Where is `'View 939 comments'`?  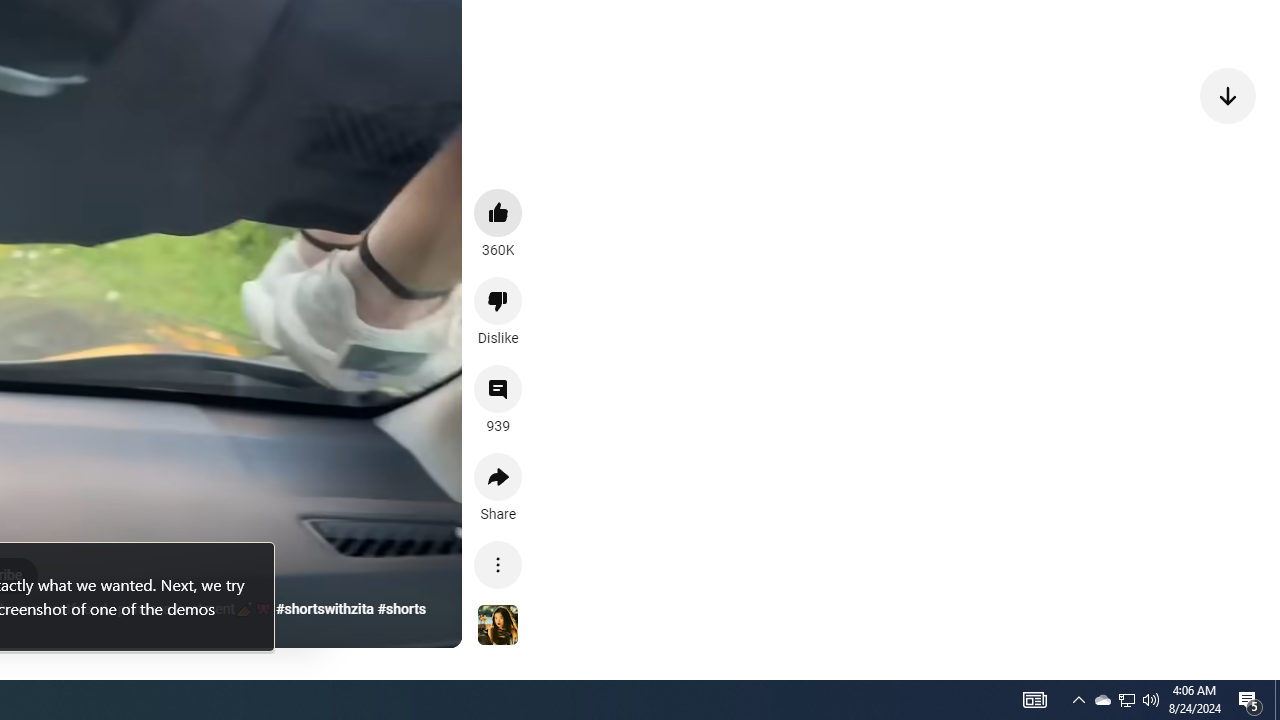
'View 939 comments' is located at coordinates (498, 389).